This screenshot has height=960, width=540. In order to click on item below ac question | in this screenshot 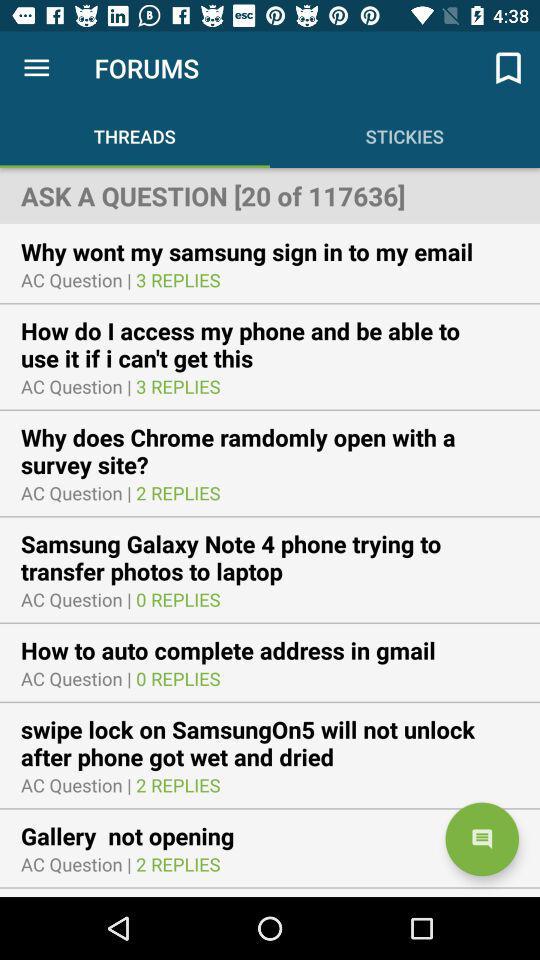, I will do `click(270, 451)`.